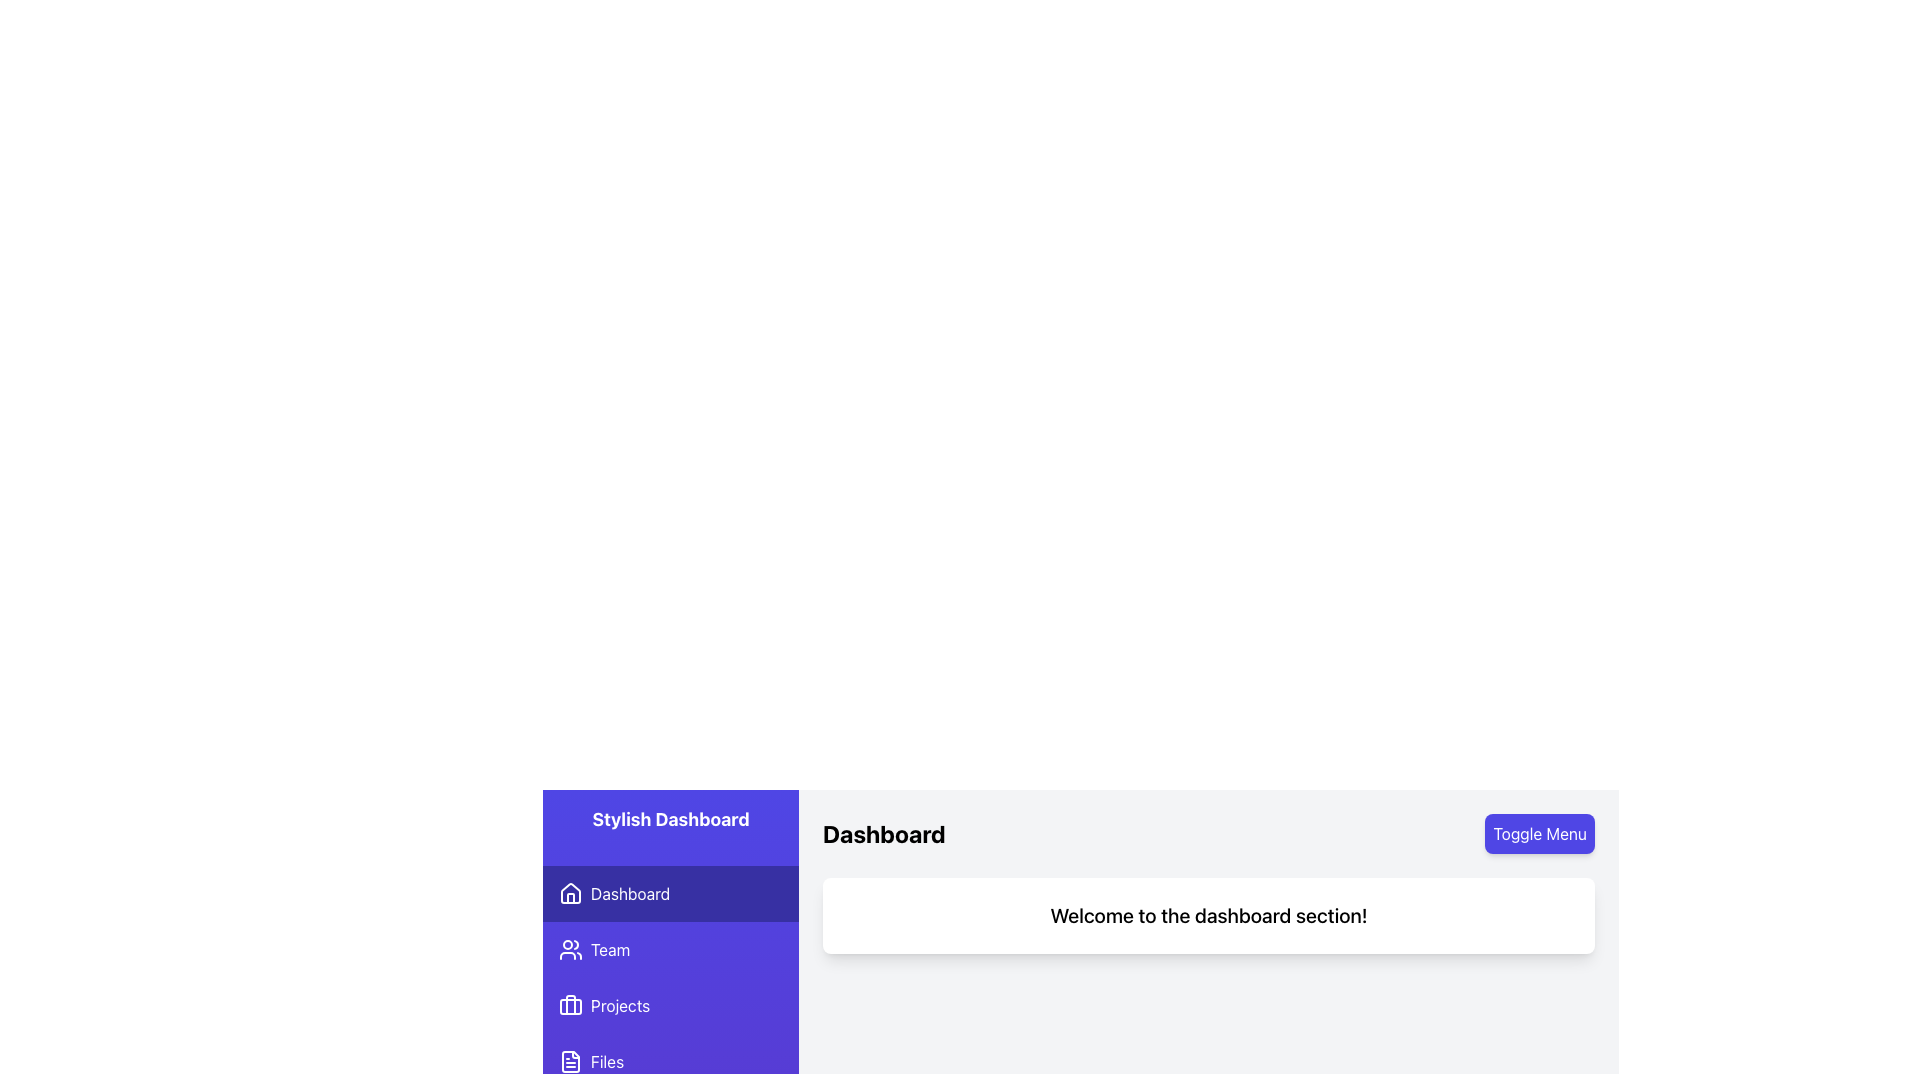  I want to click on the 'Team' button located in the vertical navigation menu on the left side of the interface, so click(671, 948).